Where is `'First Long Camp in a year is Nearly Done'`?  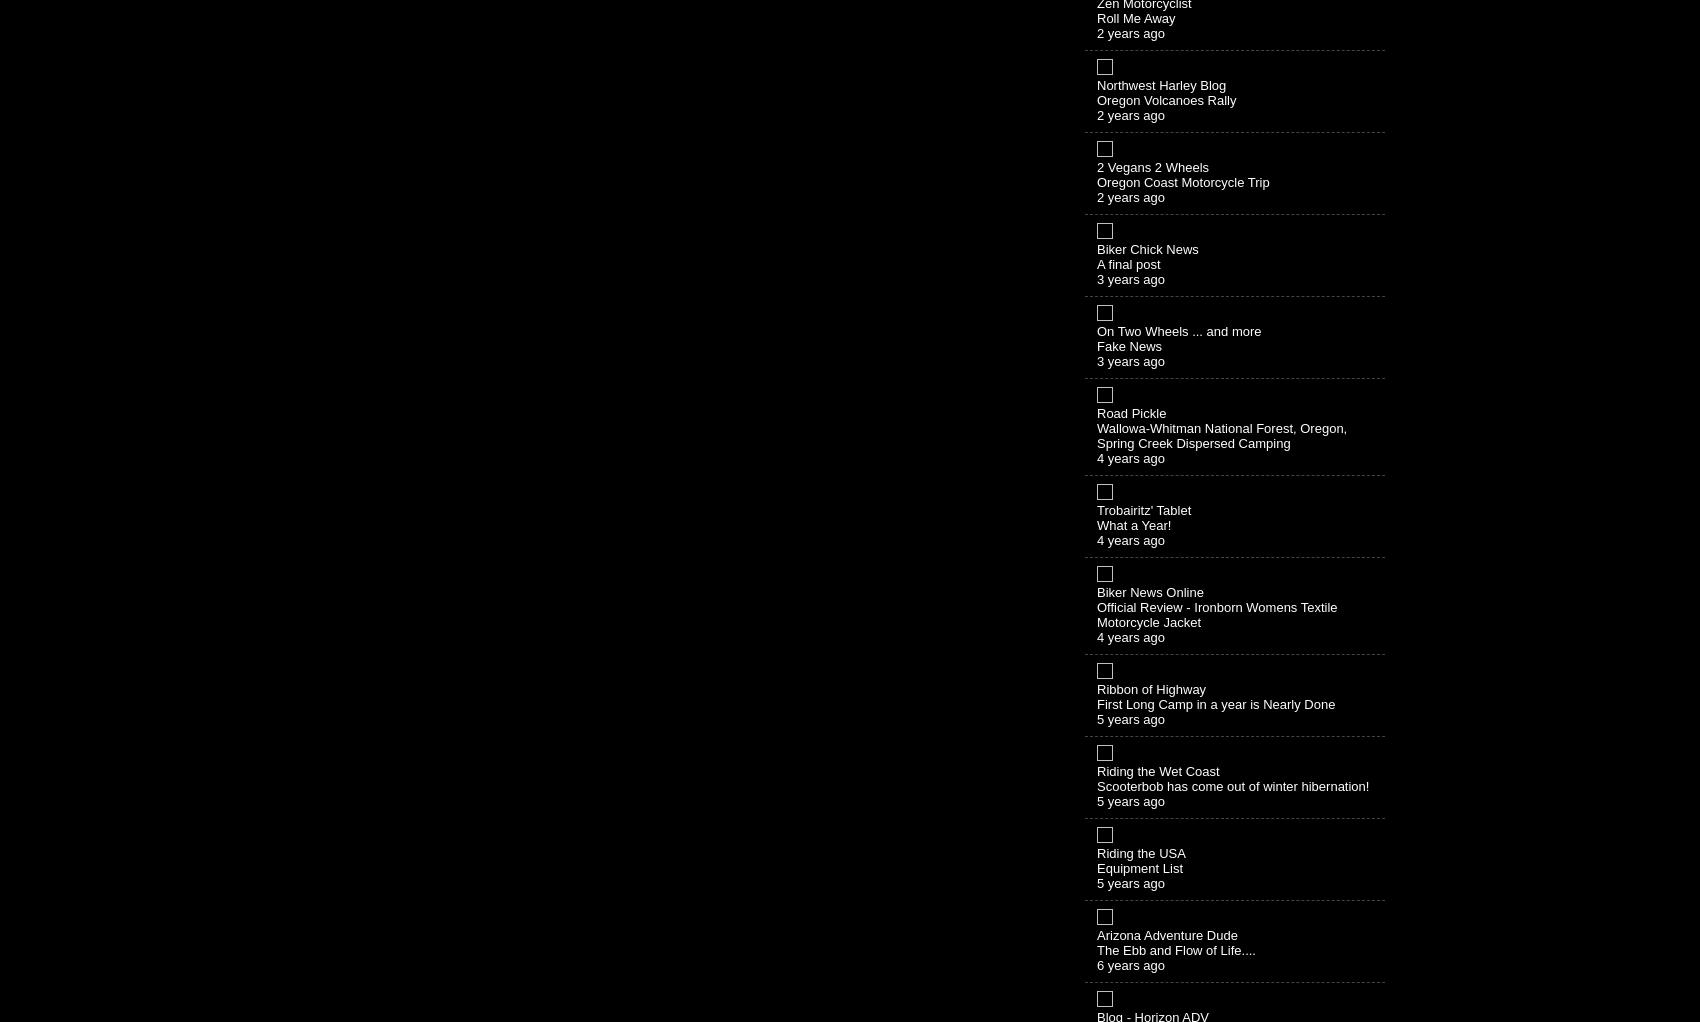
'First Long Camp in a year is Nearly Done' is located at coordinates (1215, 703).